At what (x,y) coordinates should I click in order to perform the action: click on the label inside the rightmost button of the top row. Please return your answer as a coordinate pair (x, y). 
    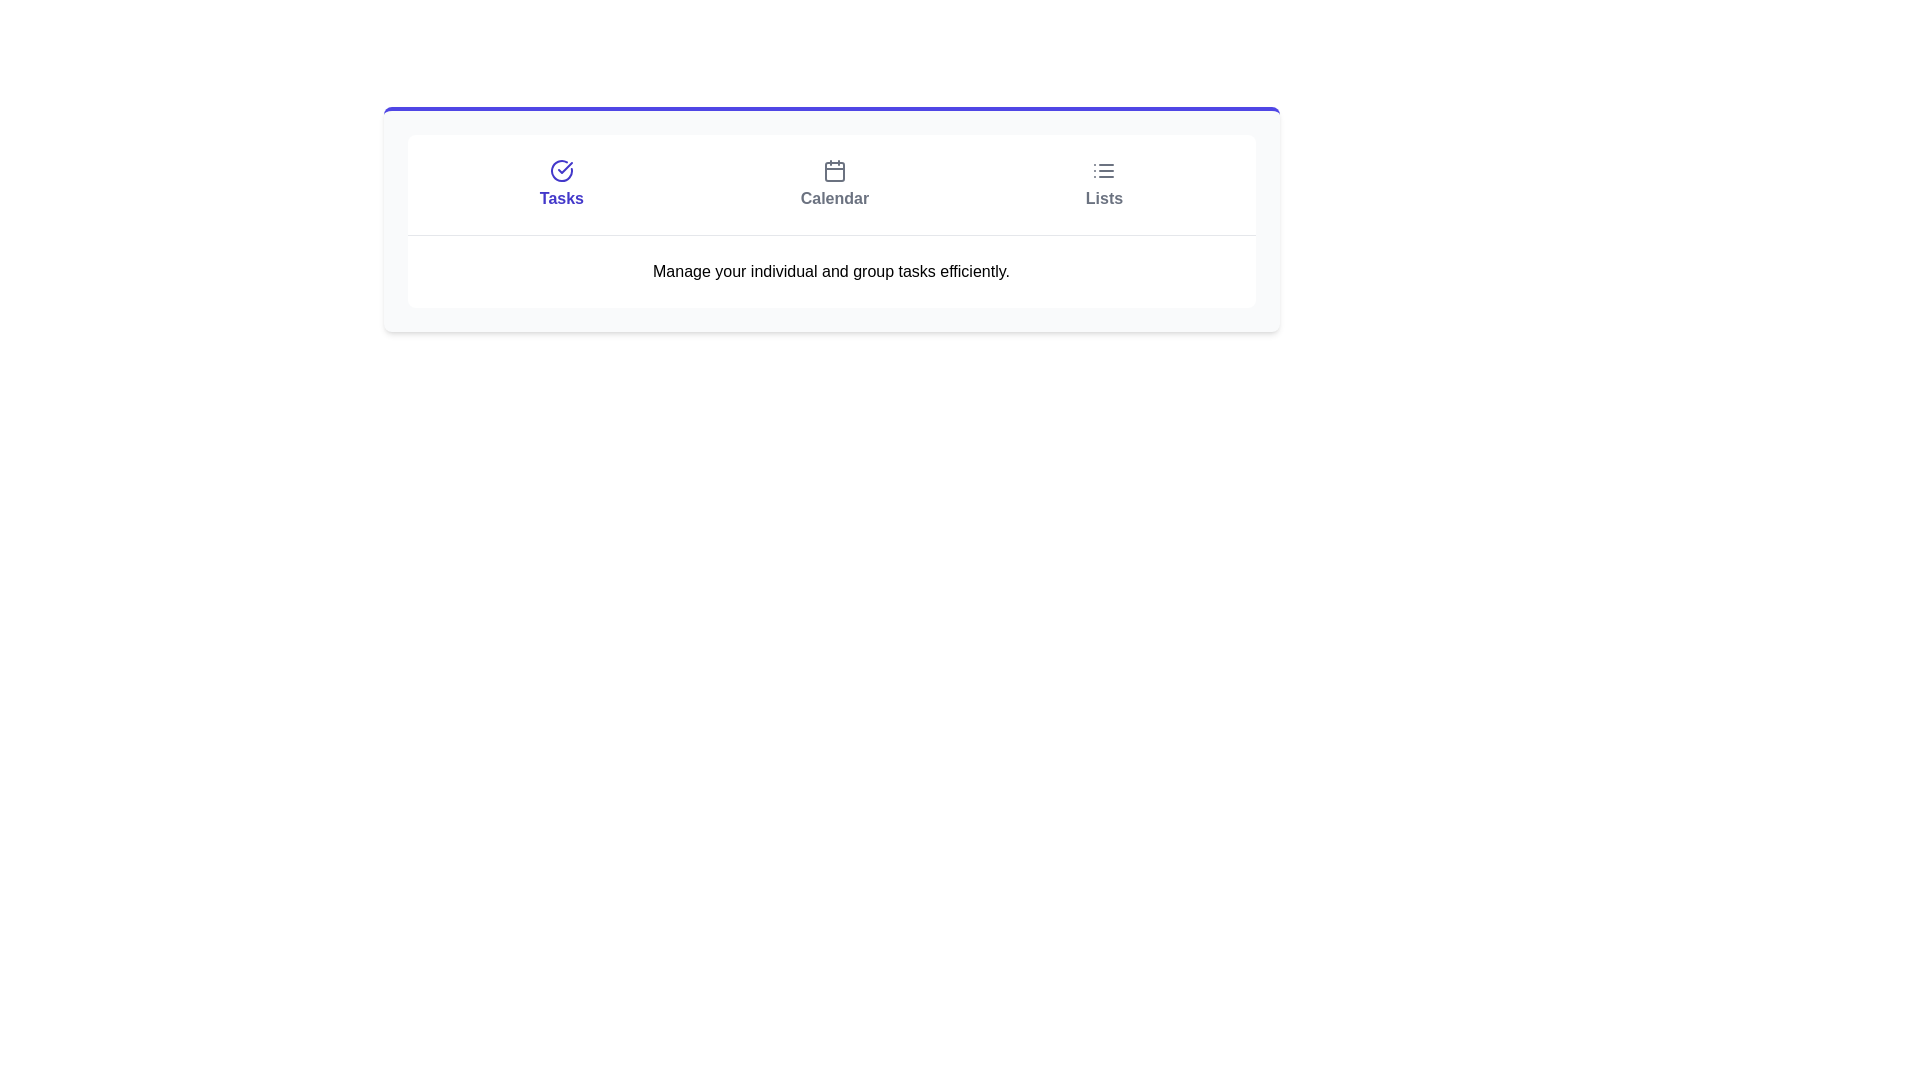
    Looking at the image, I should click on (1103, 199).